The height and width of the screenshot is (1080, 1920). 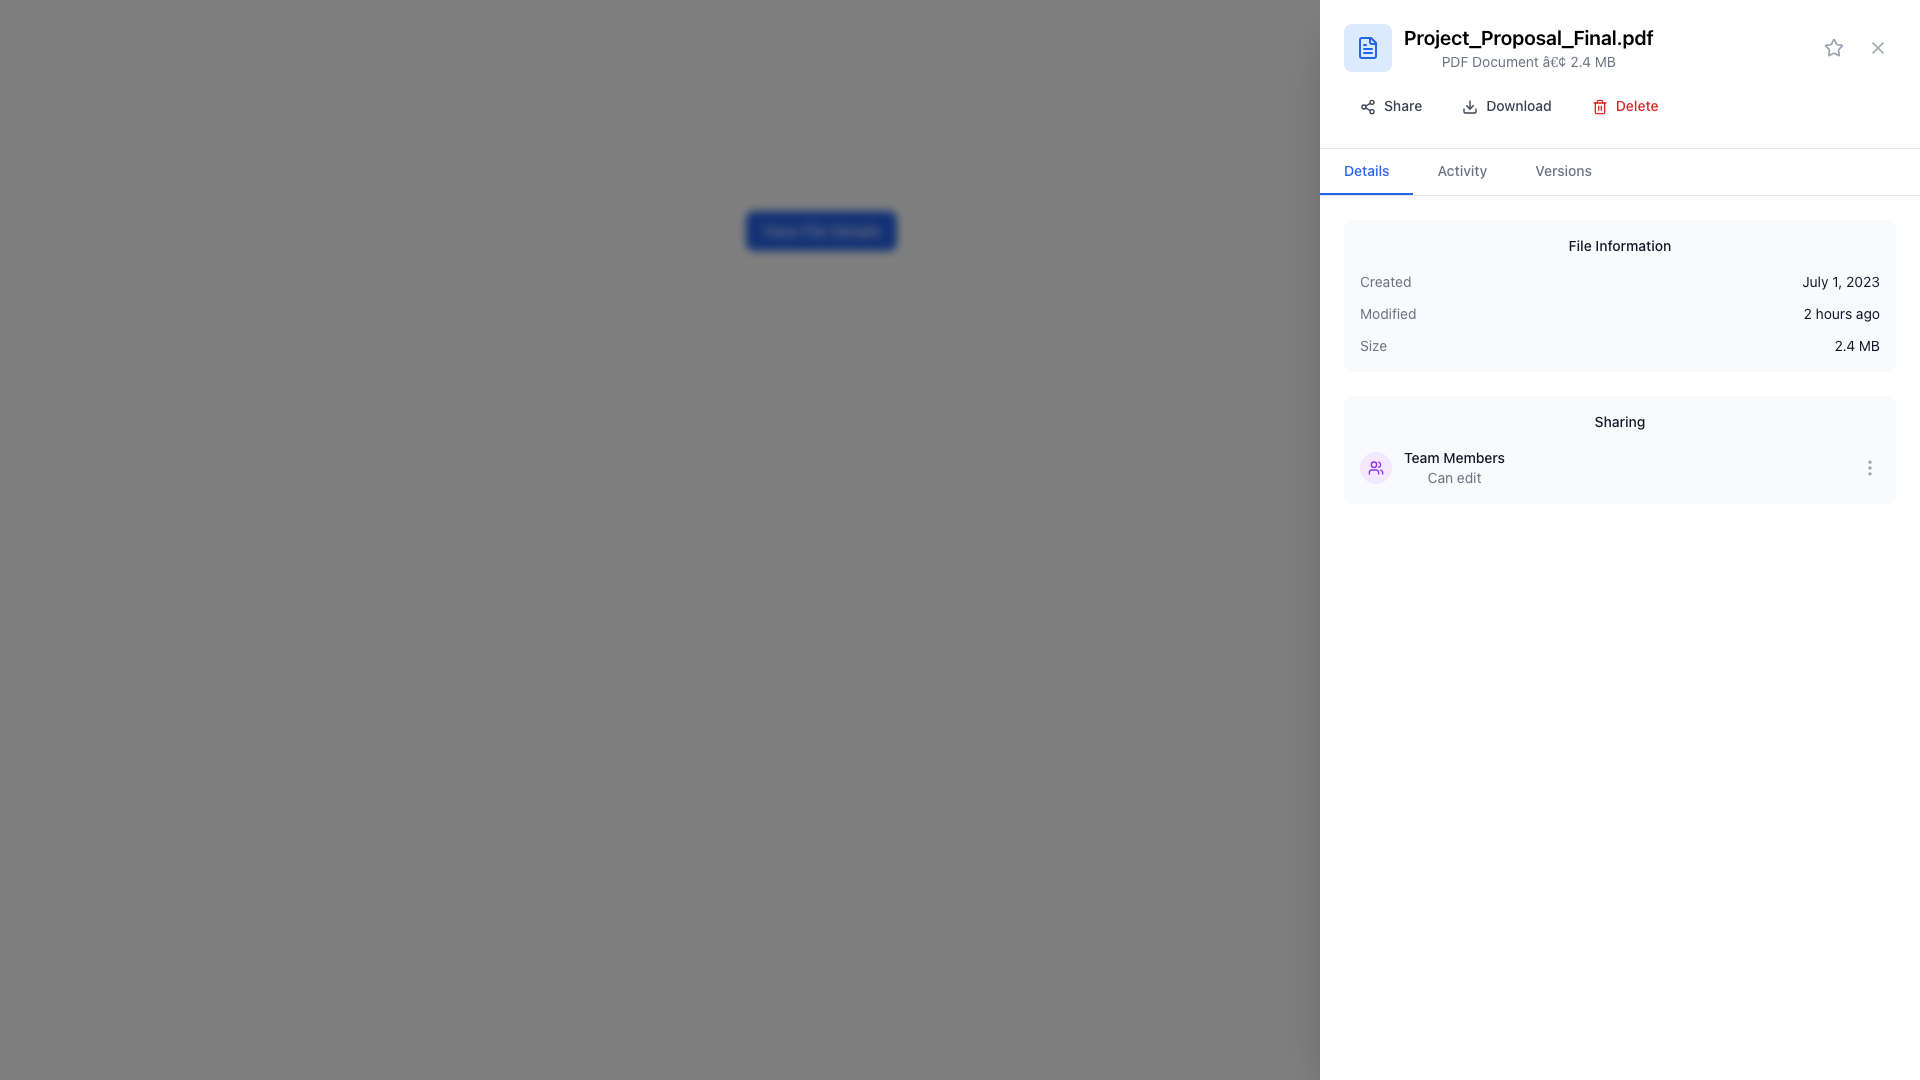 I want to click on the 'Details' tab selector button located in the top right section of the interface, which is the first of three sibling elements, so click(x=1365, y=171).